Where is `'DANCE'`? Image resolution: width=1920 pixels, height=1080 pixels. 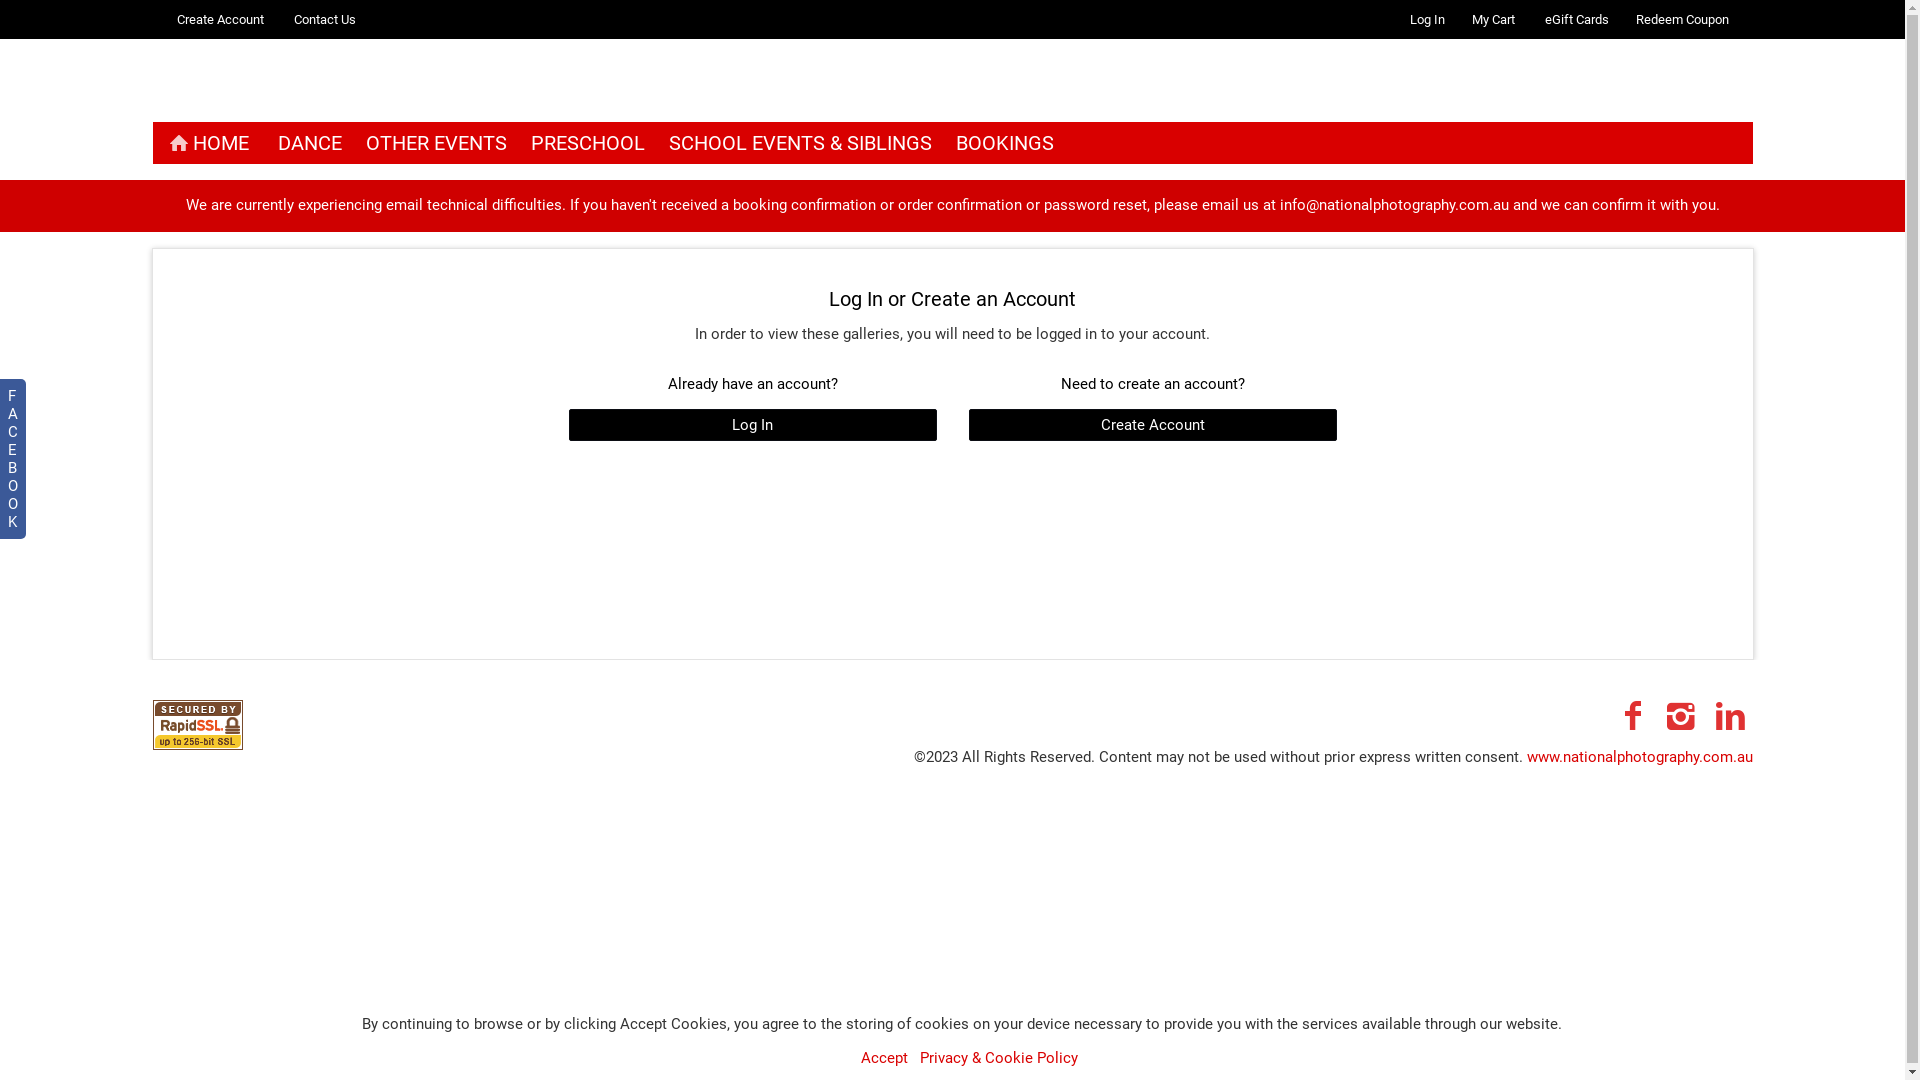
'DANCE' is located at coordinates (309, 141).